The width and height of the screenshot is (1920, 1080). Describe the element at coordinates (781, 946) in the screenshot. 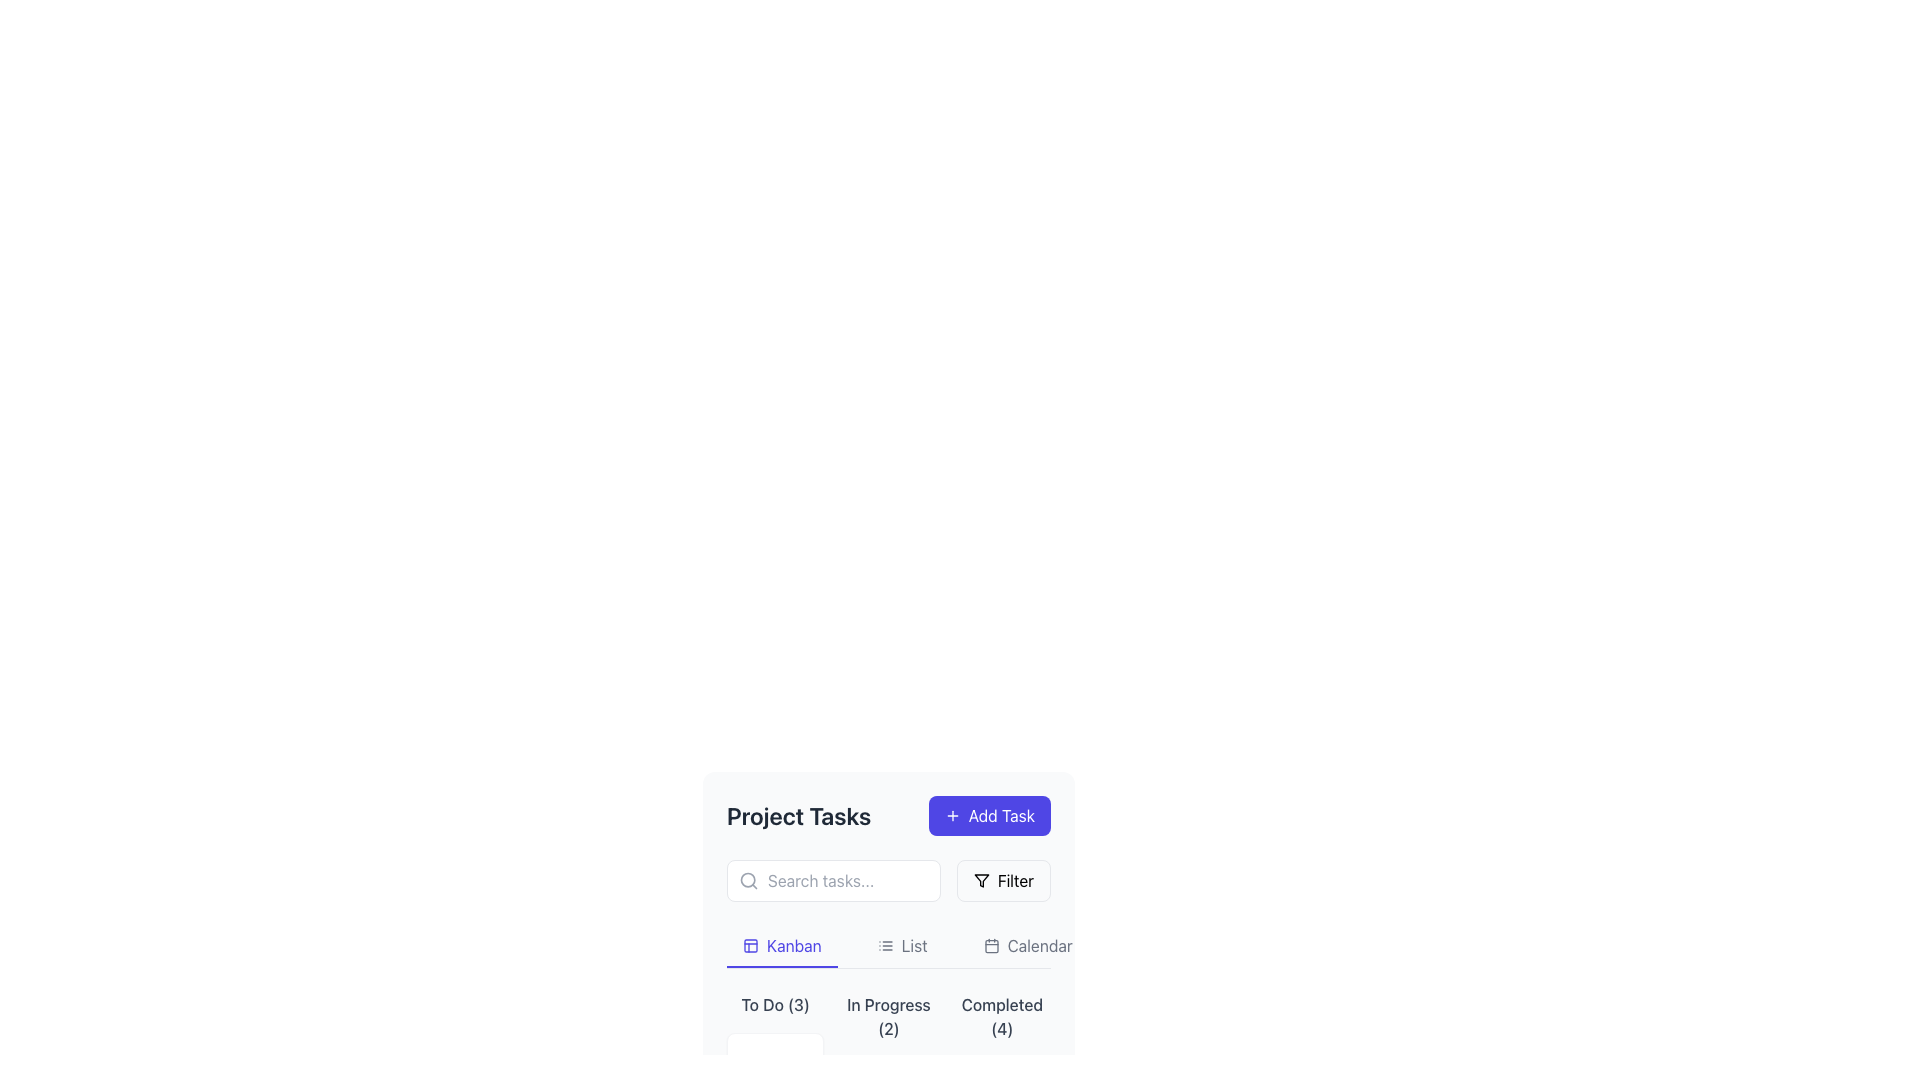

I see `the 'Kanban' button, which is the first tab in the 'Project Tasks' section, styled in indigo with an active selection underline` at that location.